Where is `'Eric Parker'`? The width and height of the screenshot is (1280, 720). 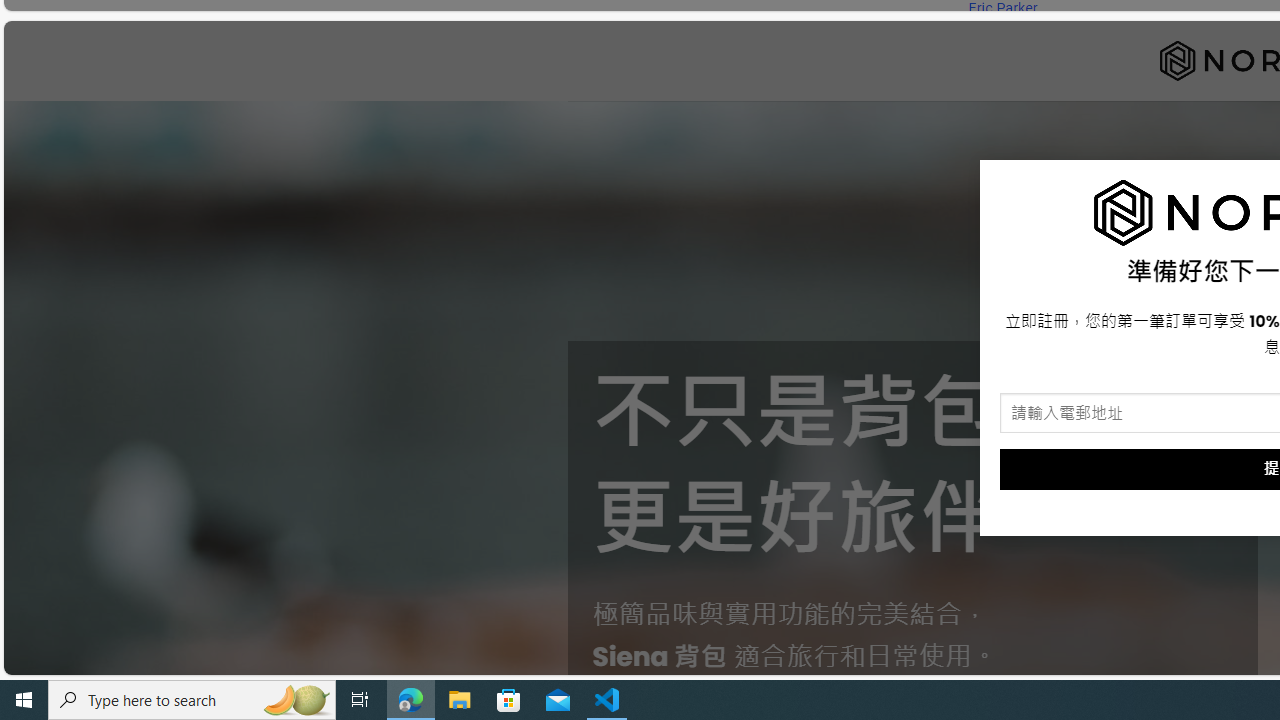 'Eric Parker' is located at coordinates (1002, 8).